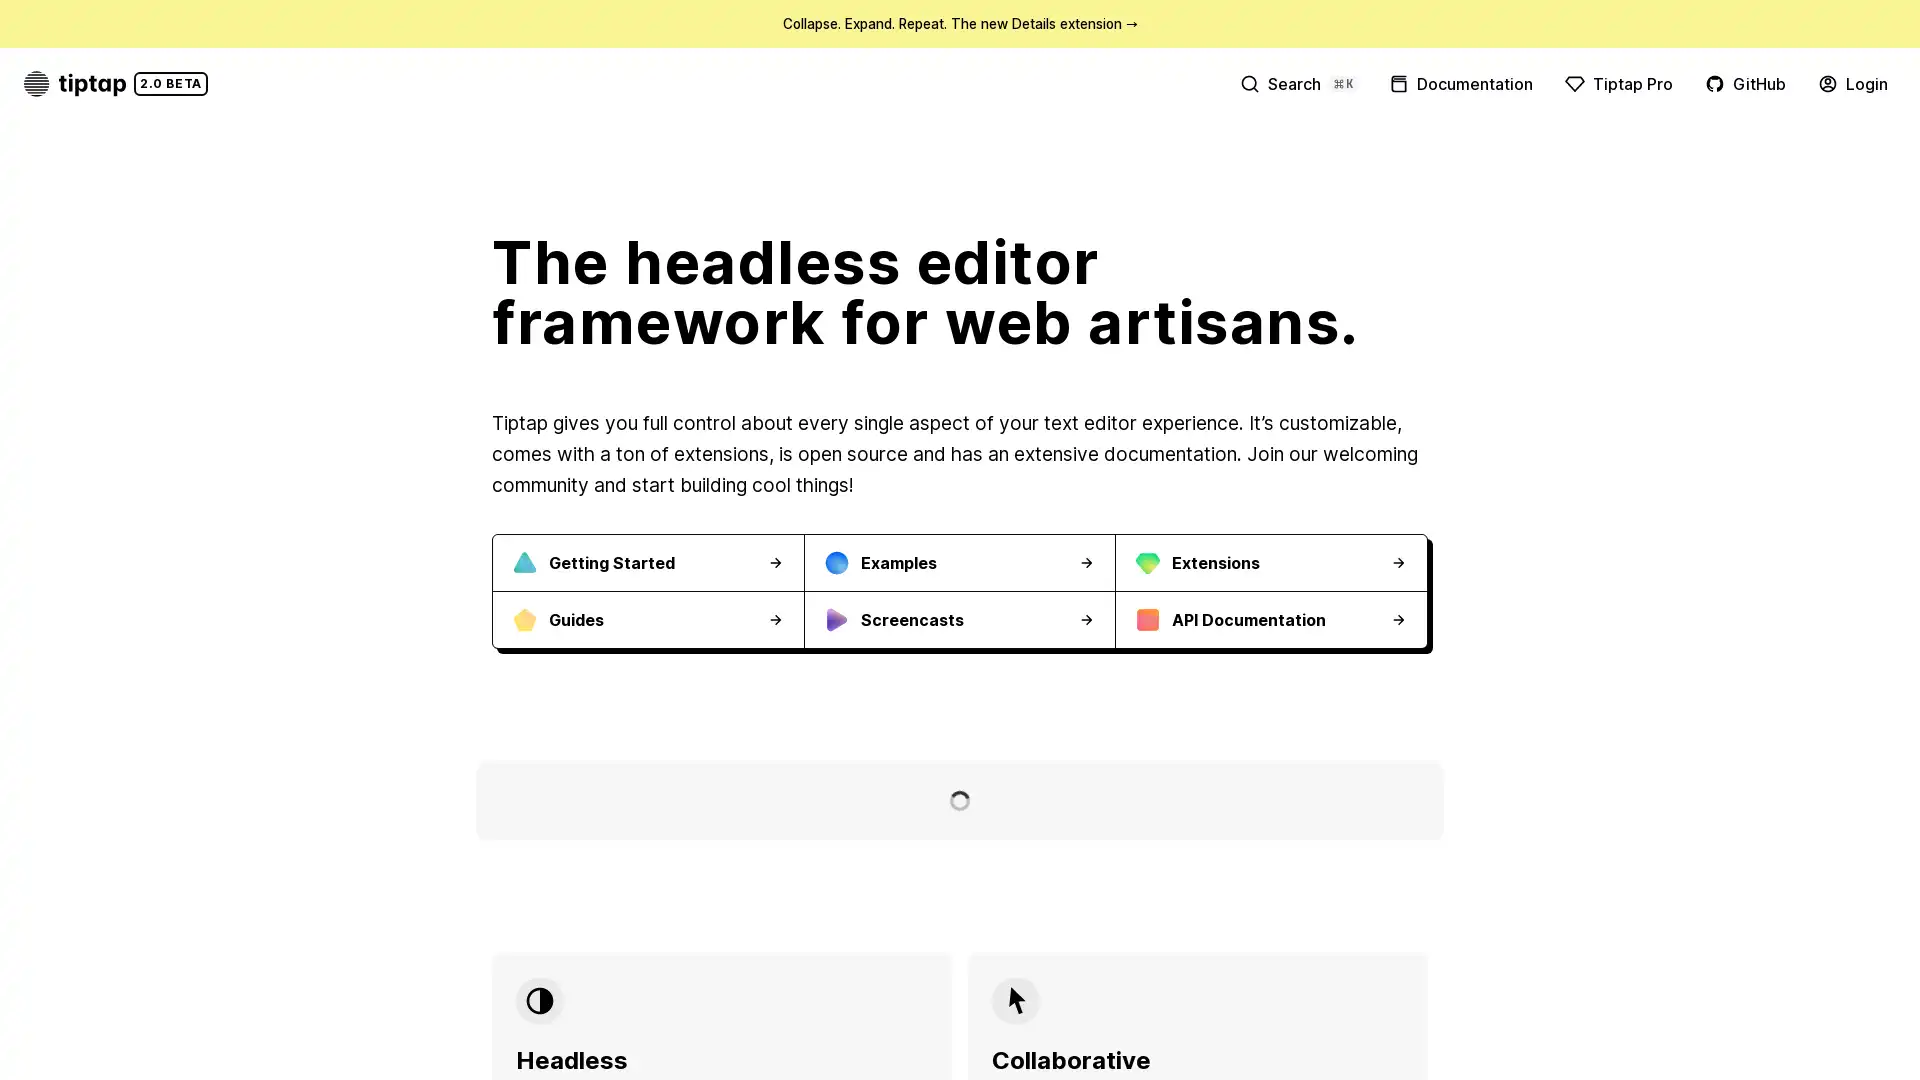  I want to click on Search, so click(1297, 82).